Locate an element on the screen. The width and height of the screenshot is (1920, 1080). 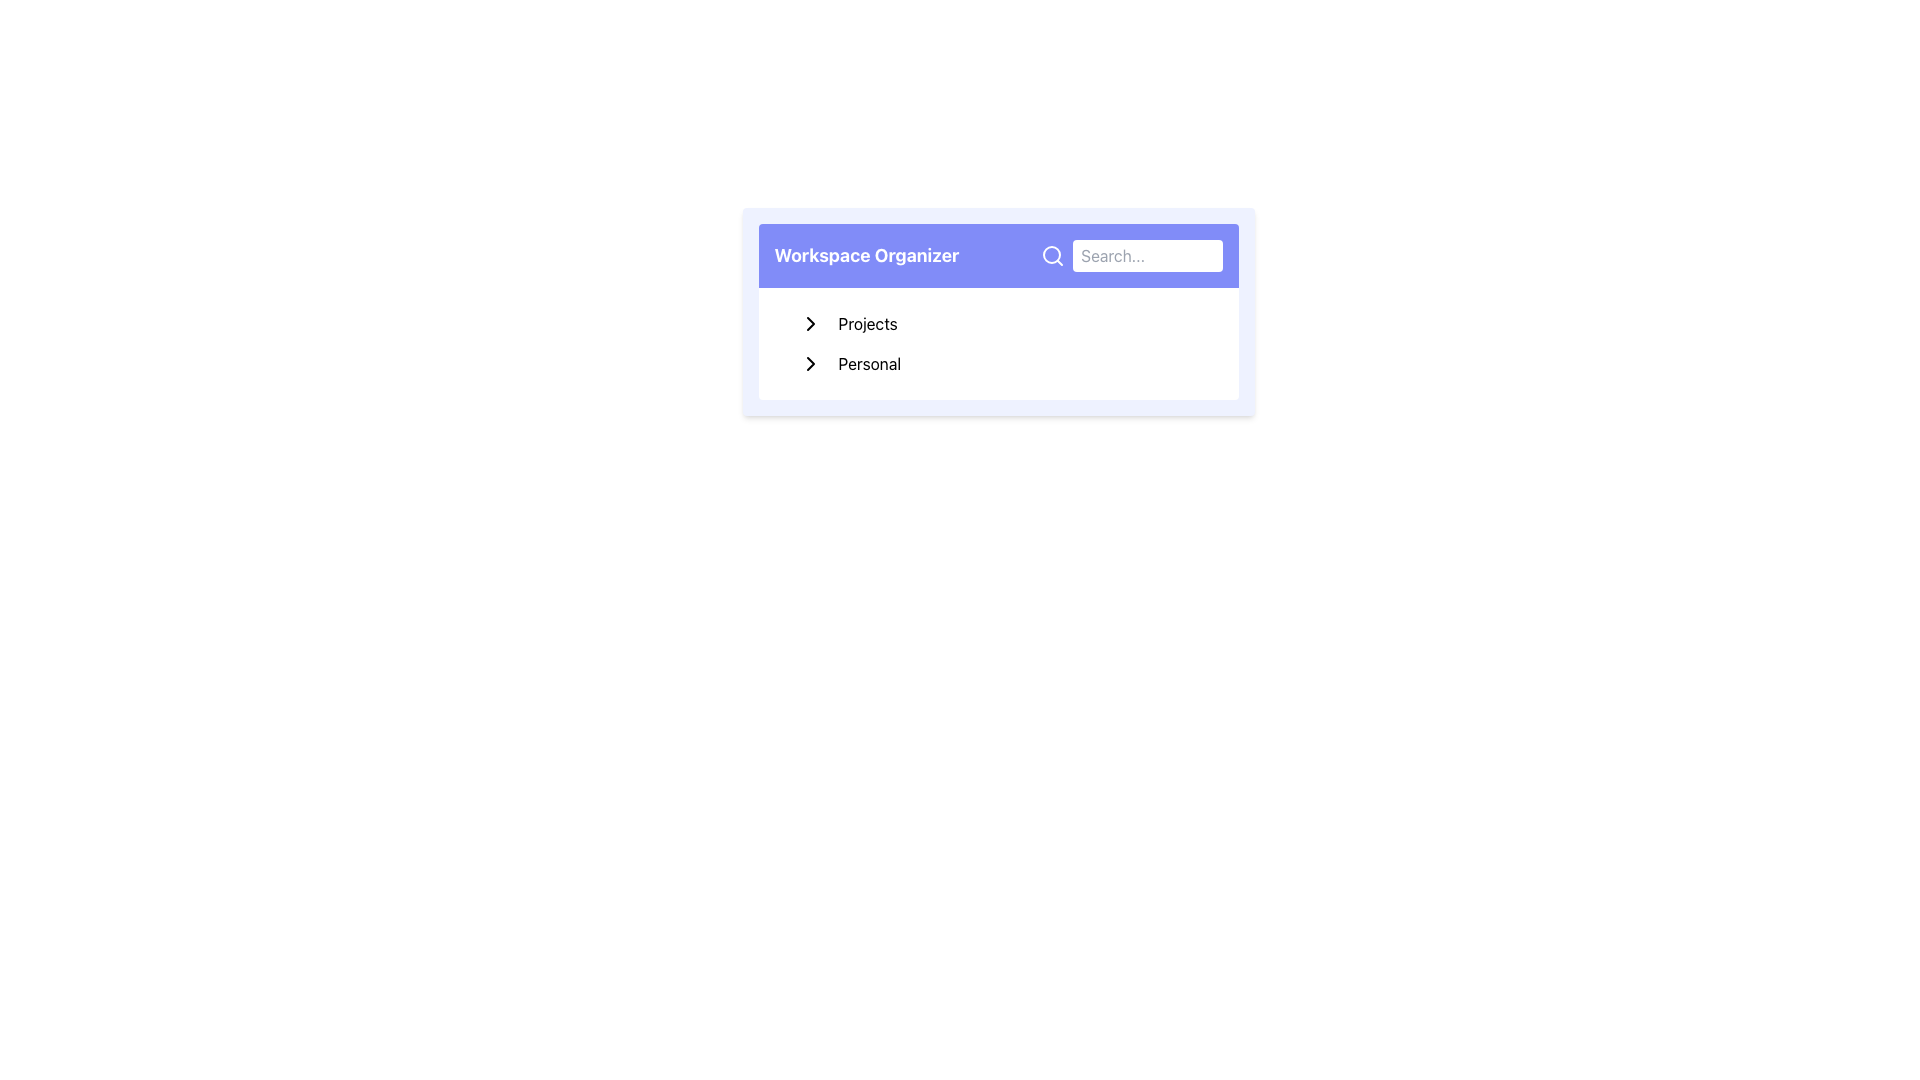
the icon that serves as a visual indicator for expanding or navigating to details related to the 'Personal' list item, positioned to the left of the text 'Personal' is located at coordinates (810, 363).